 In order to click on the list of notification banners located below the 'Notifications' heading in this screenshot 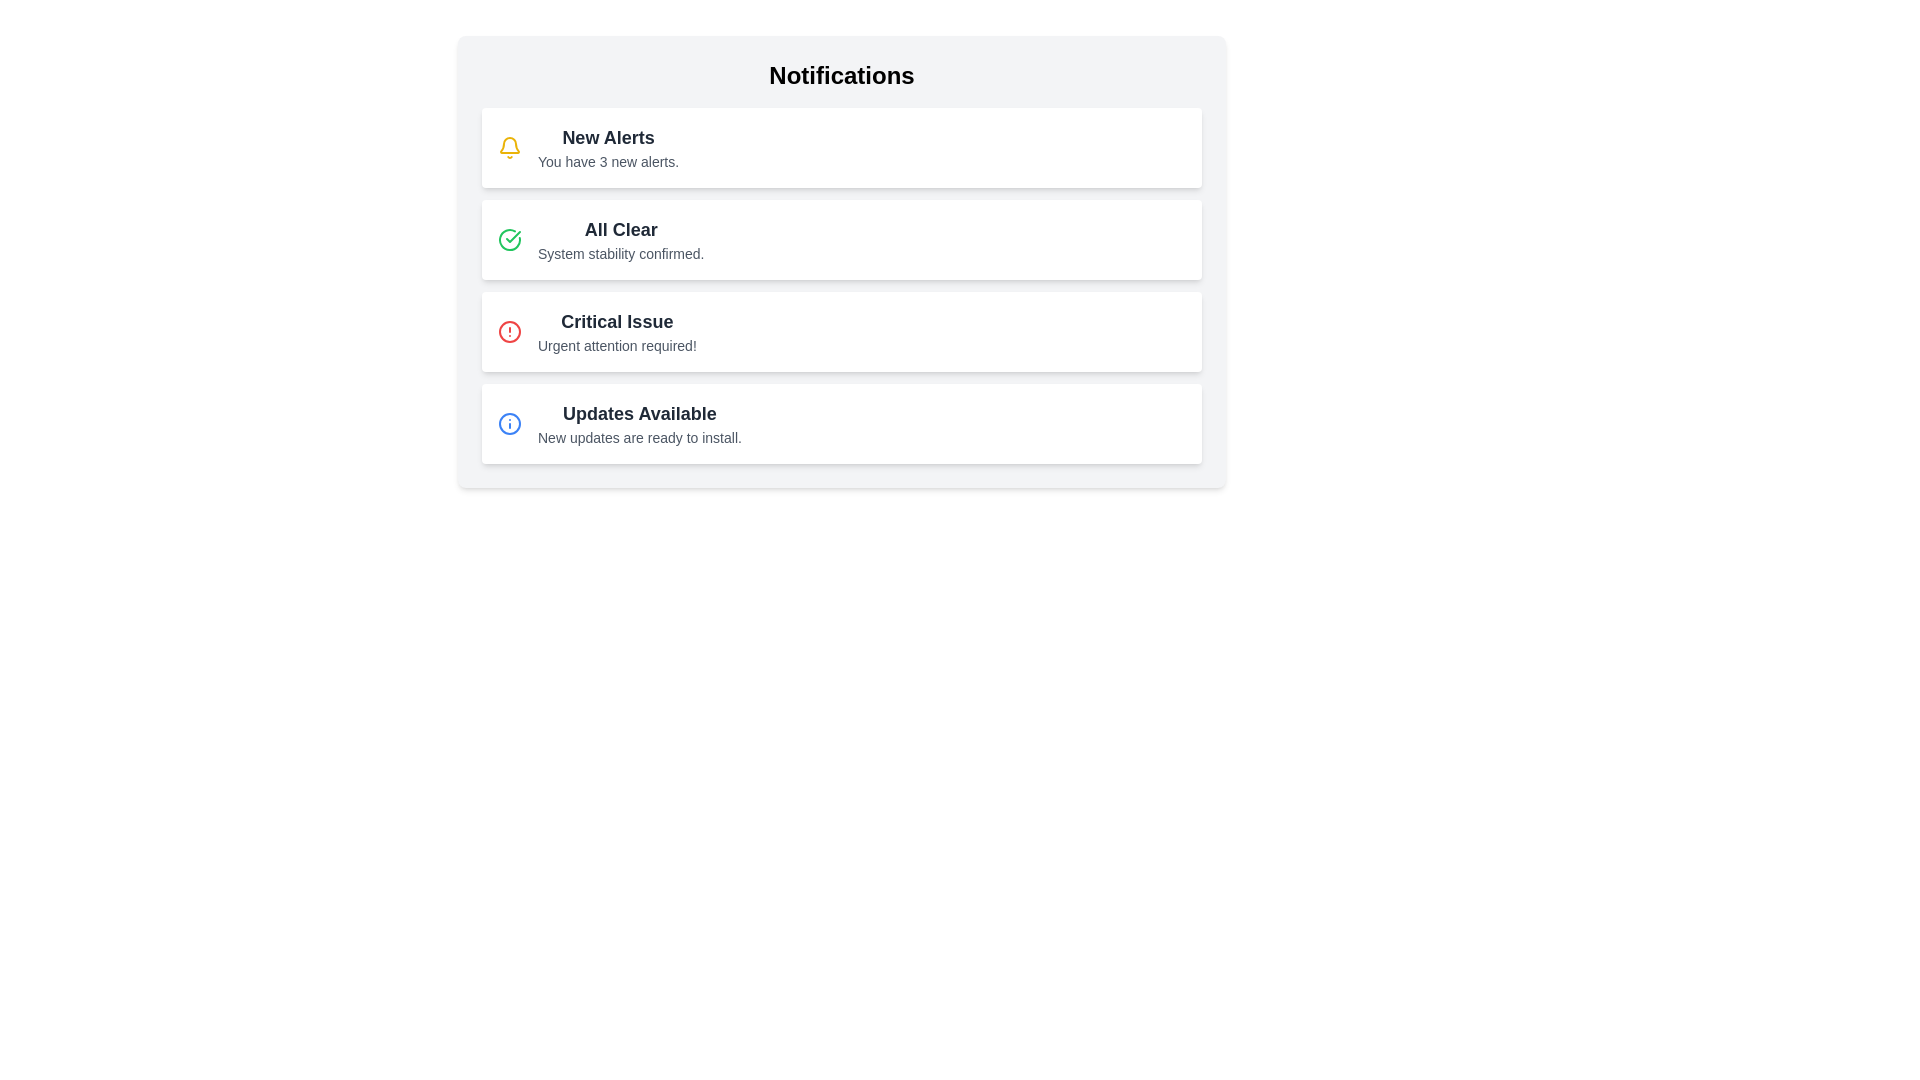, I will do `click(841, 285)`.